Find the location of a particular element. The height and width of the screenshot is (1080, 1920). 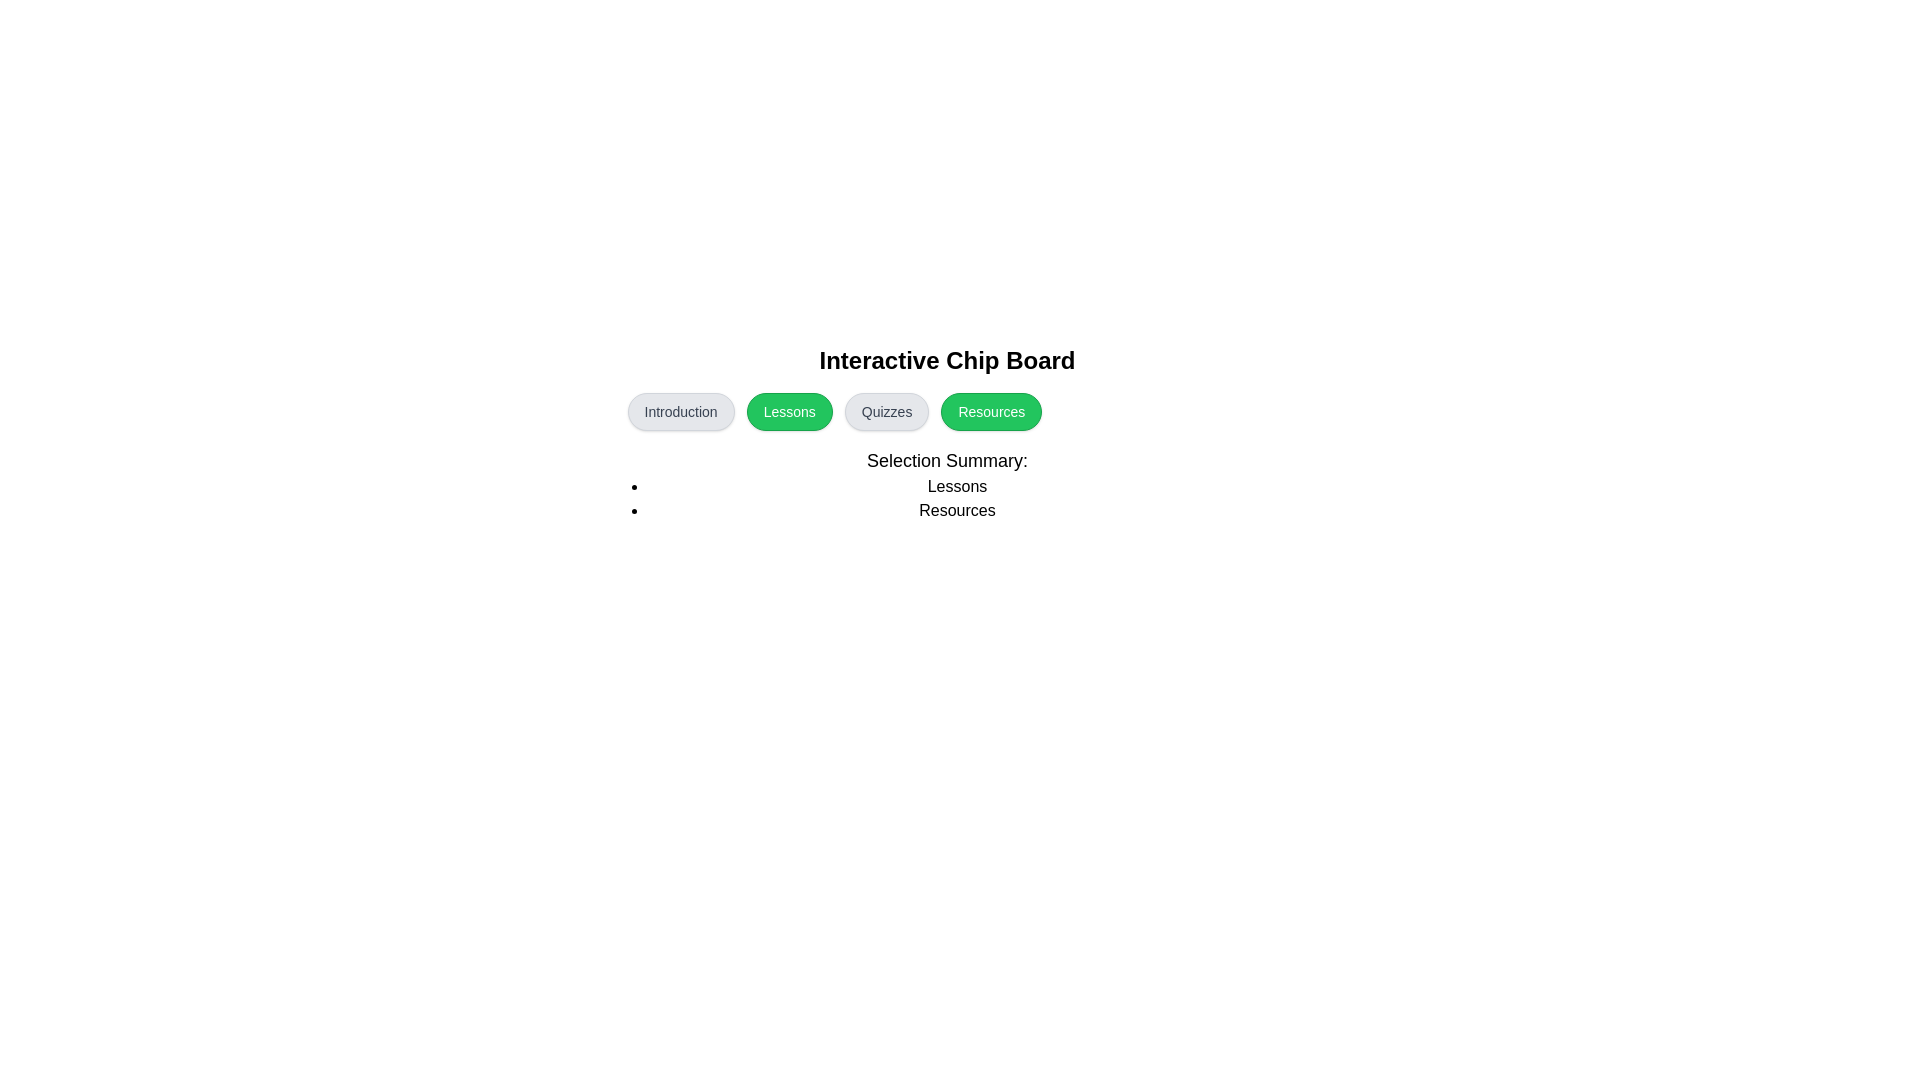

the text label displaying 'Resources' in bold black font, which is the second item in a bulleted list under 'Lessons' in the 'Selection Summary.' is located at coordinates (956, 509).